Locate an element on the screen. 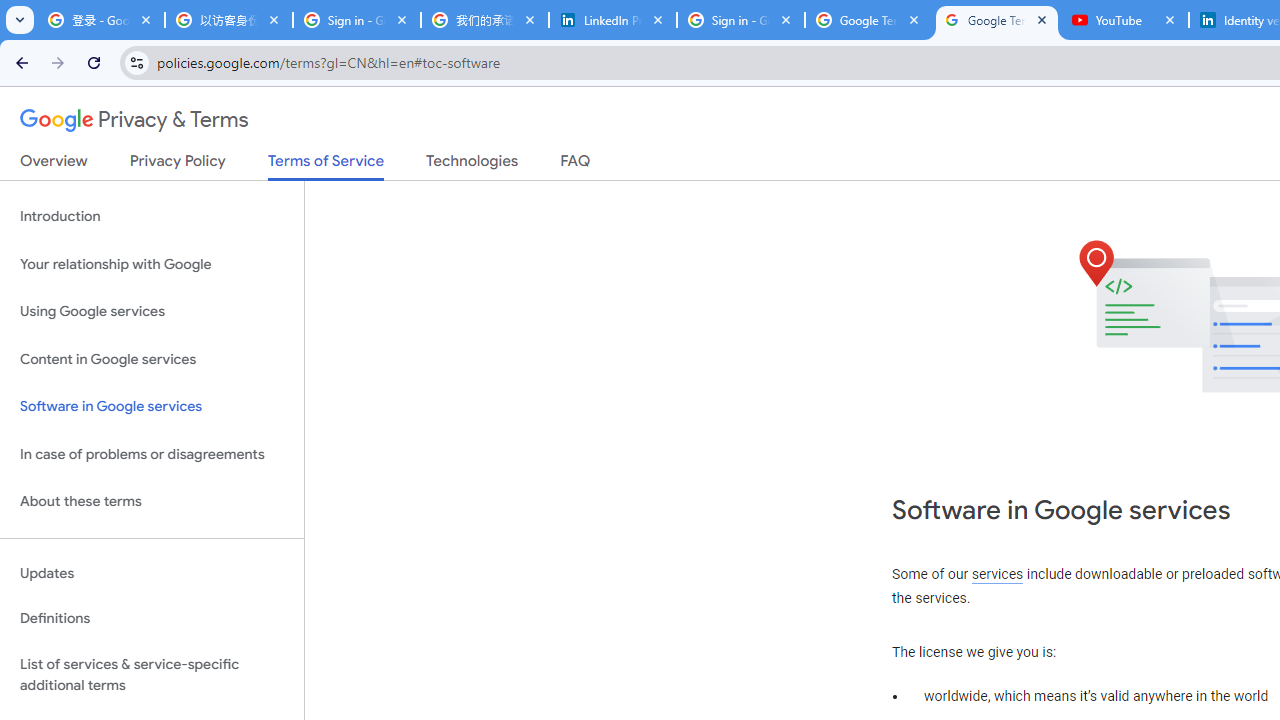 This screenshot has height=720, width=1280. 'YouTube' is located at coordinates (1125, 20).